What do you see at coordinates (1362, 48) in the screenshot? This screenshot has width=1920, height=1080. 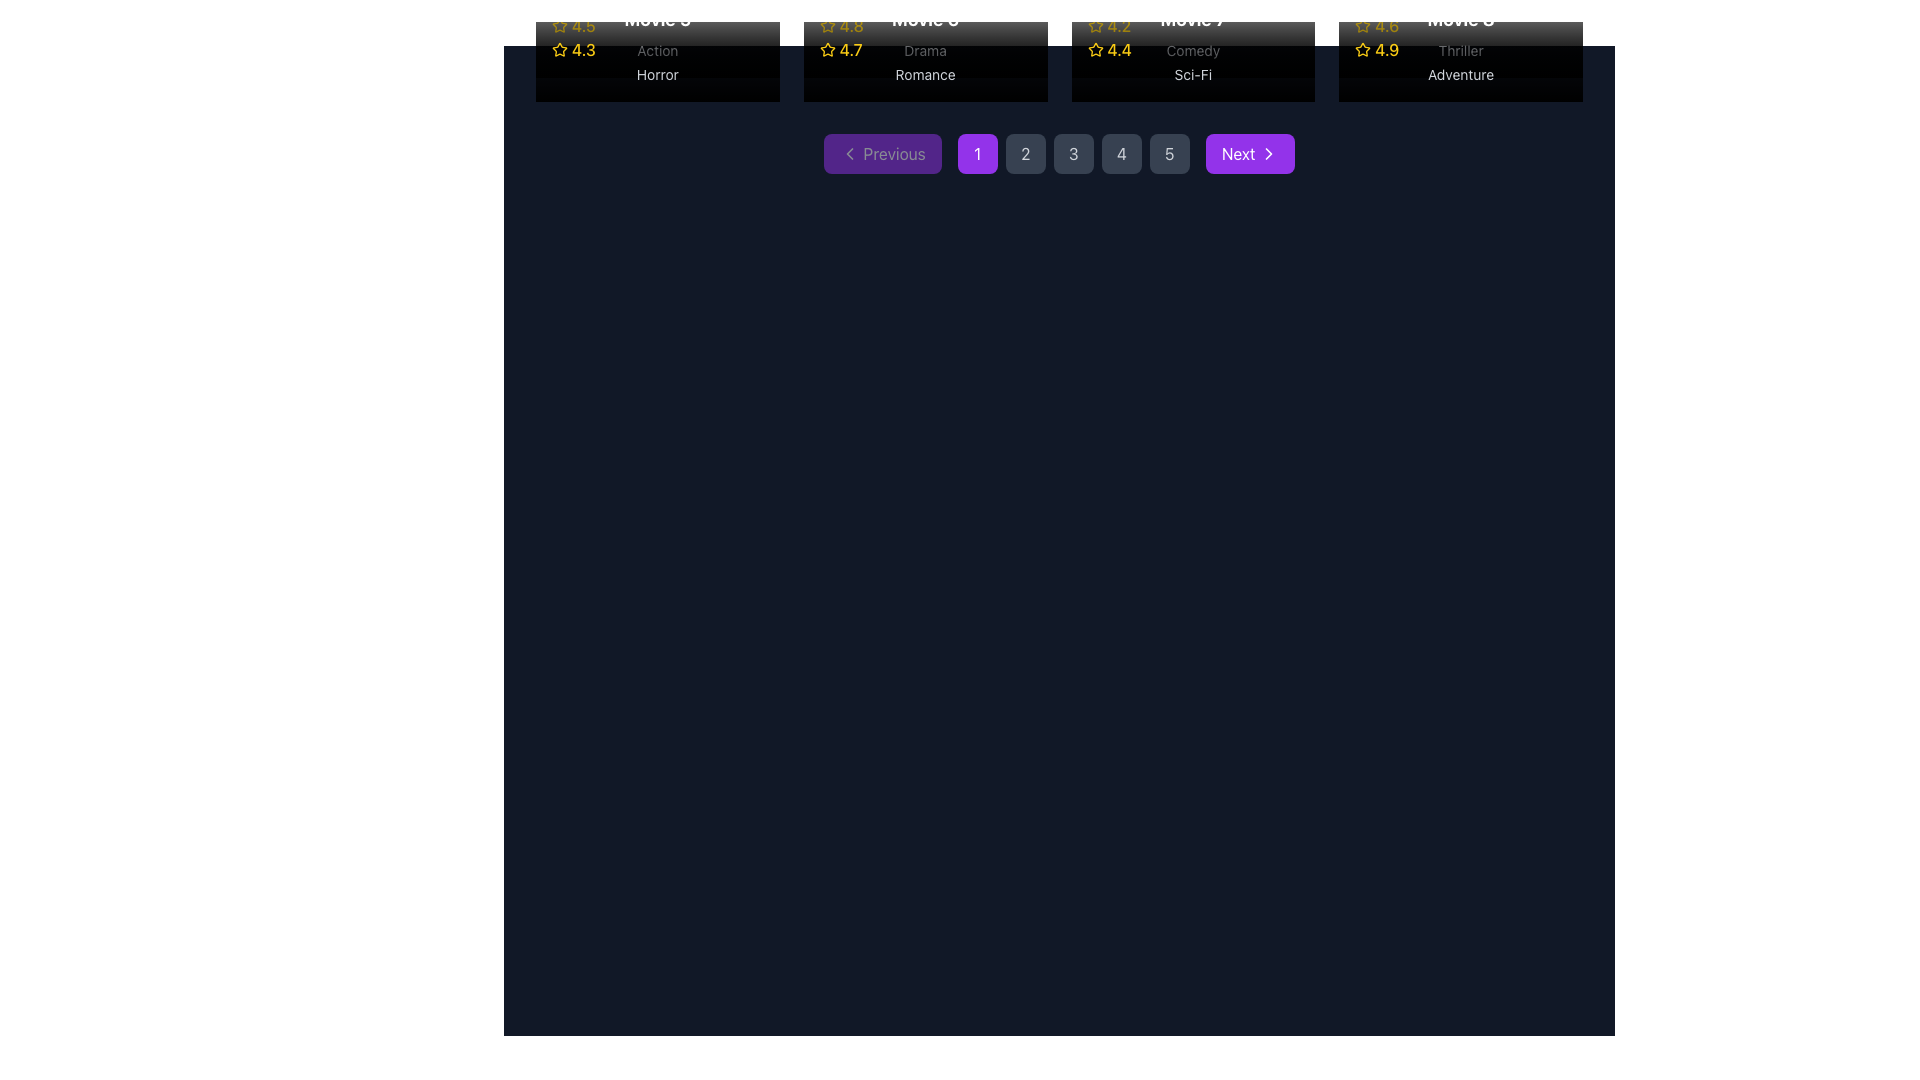 I see `the star-shaped icon representing a 4.9 rating in the 'Thriller, Adventure' category tile, which is styled with a yellow fill color and is the only star icon present in this rating group` at bounding box center [1362, 48].